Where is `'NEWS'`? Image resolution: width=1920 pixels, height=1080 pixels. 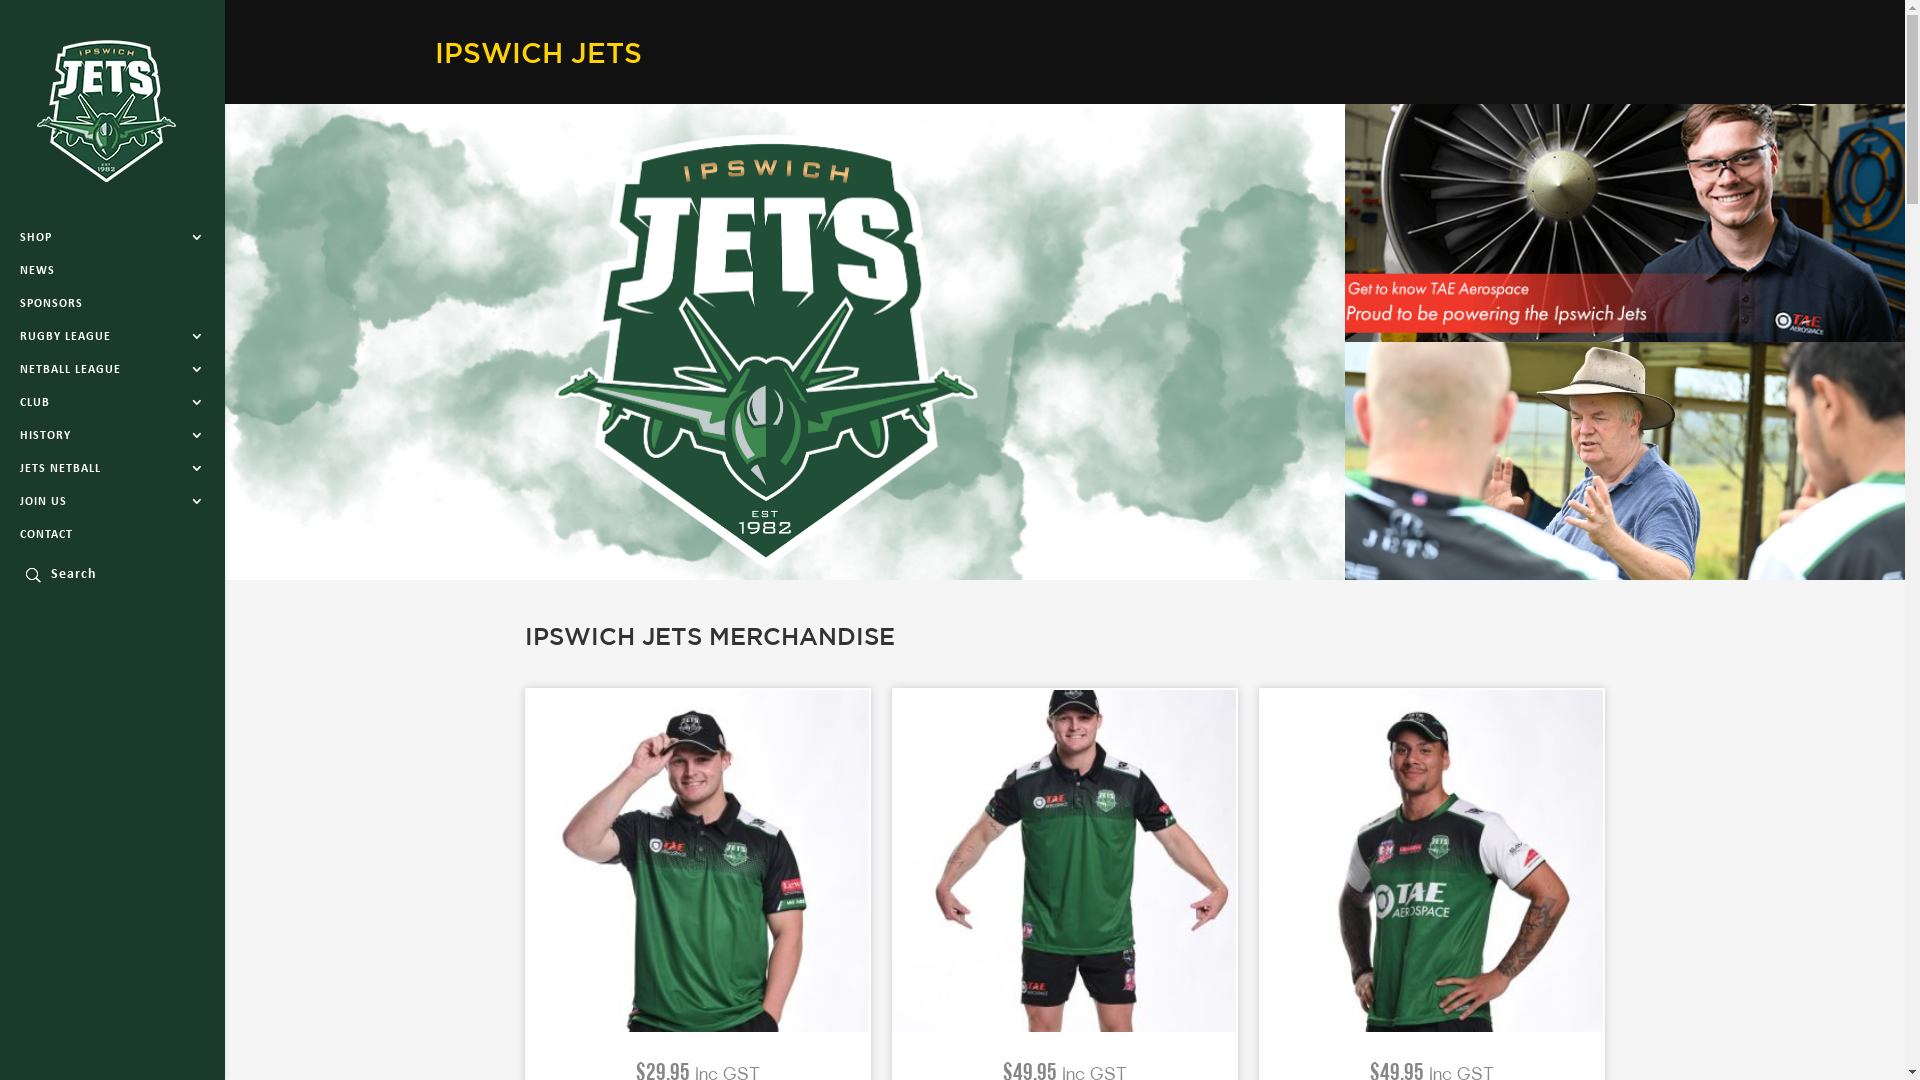
'NEWS' is located at coordinates (111, 270).